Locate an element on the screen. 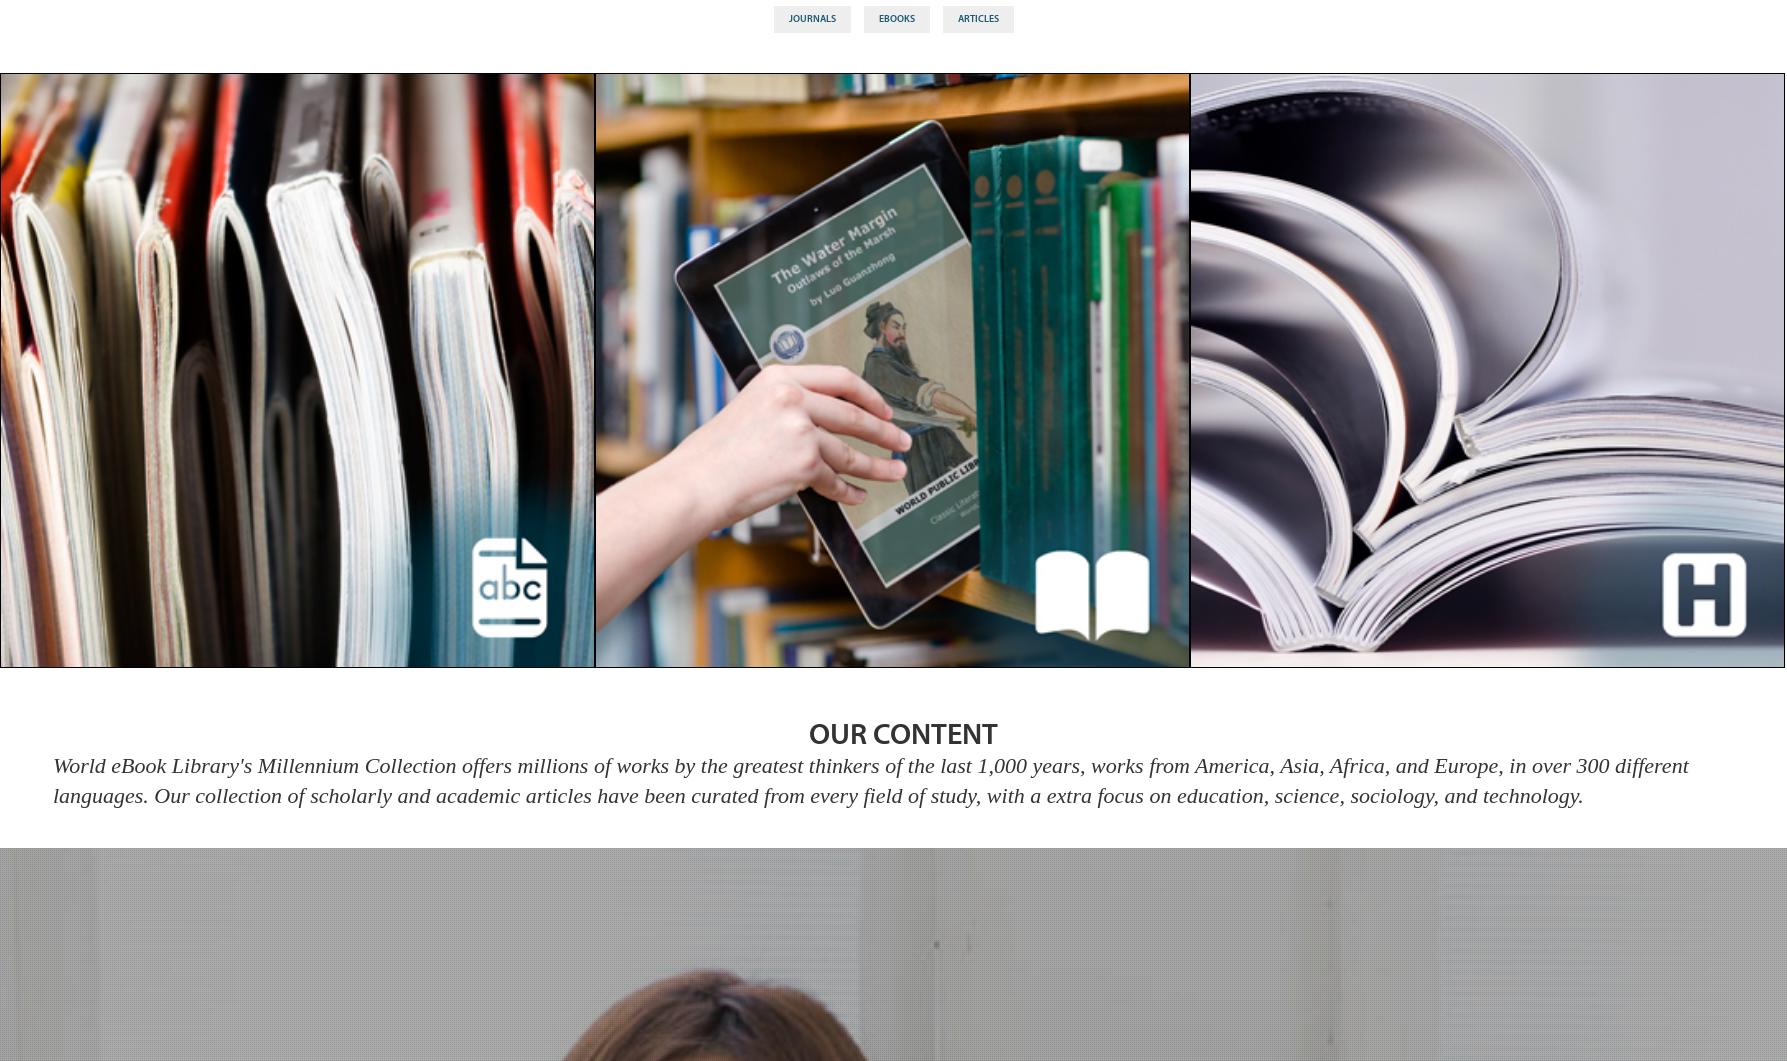 The height and width of the screenshot is (1061, 1787). 'OUR CONTENT' is located at coordinates (808, 733).